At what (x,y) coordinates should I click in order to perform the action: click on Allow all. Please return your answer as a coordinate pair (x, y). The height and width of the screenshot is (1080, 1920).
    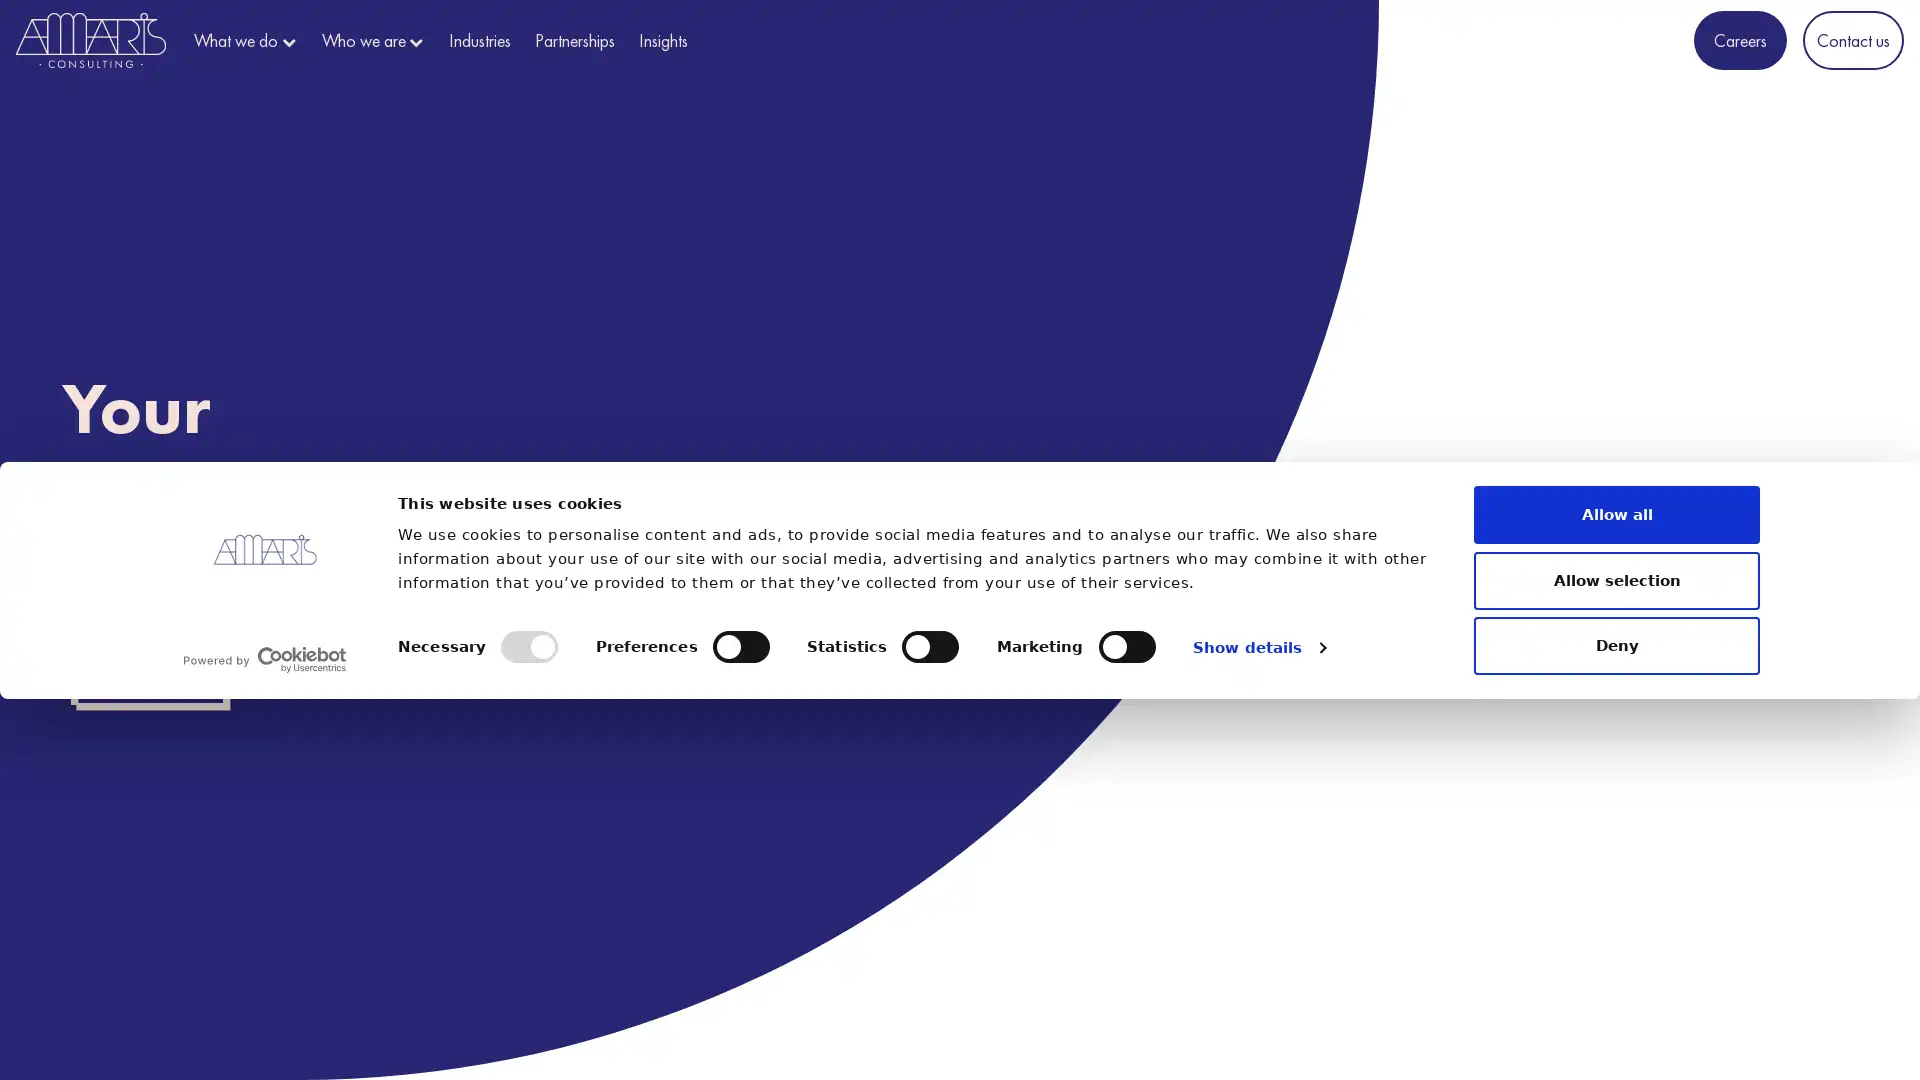
    Looking at the image, I should click on (1617, 894).